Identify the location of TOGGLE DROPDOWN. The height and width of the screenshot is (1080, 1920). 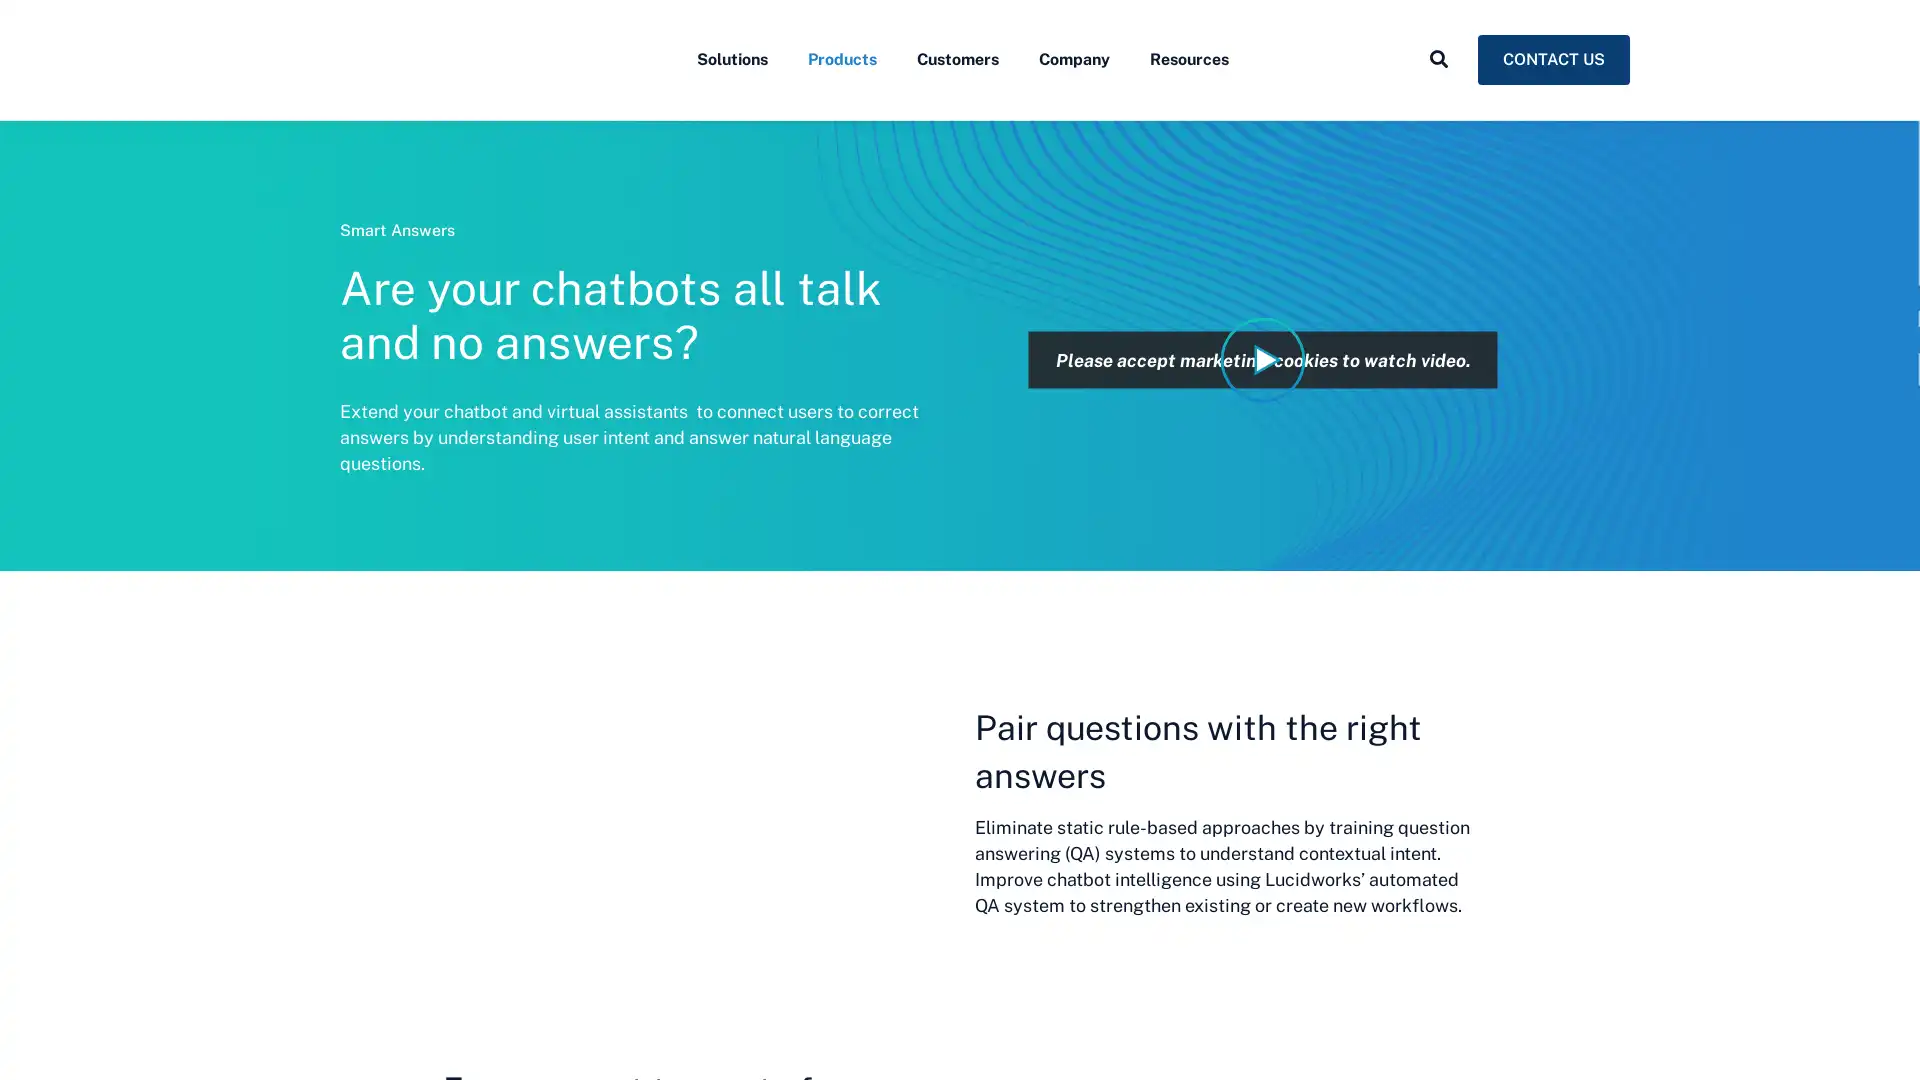
(1438, 103).